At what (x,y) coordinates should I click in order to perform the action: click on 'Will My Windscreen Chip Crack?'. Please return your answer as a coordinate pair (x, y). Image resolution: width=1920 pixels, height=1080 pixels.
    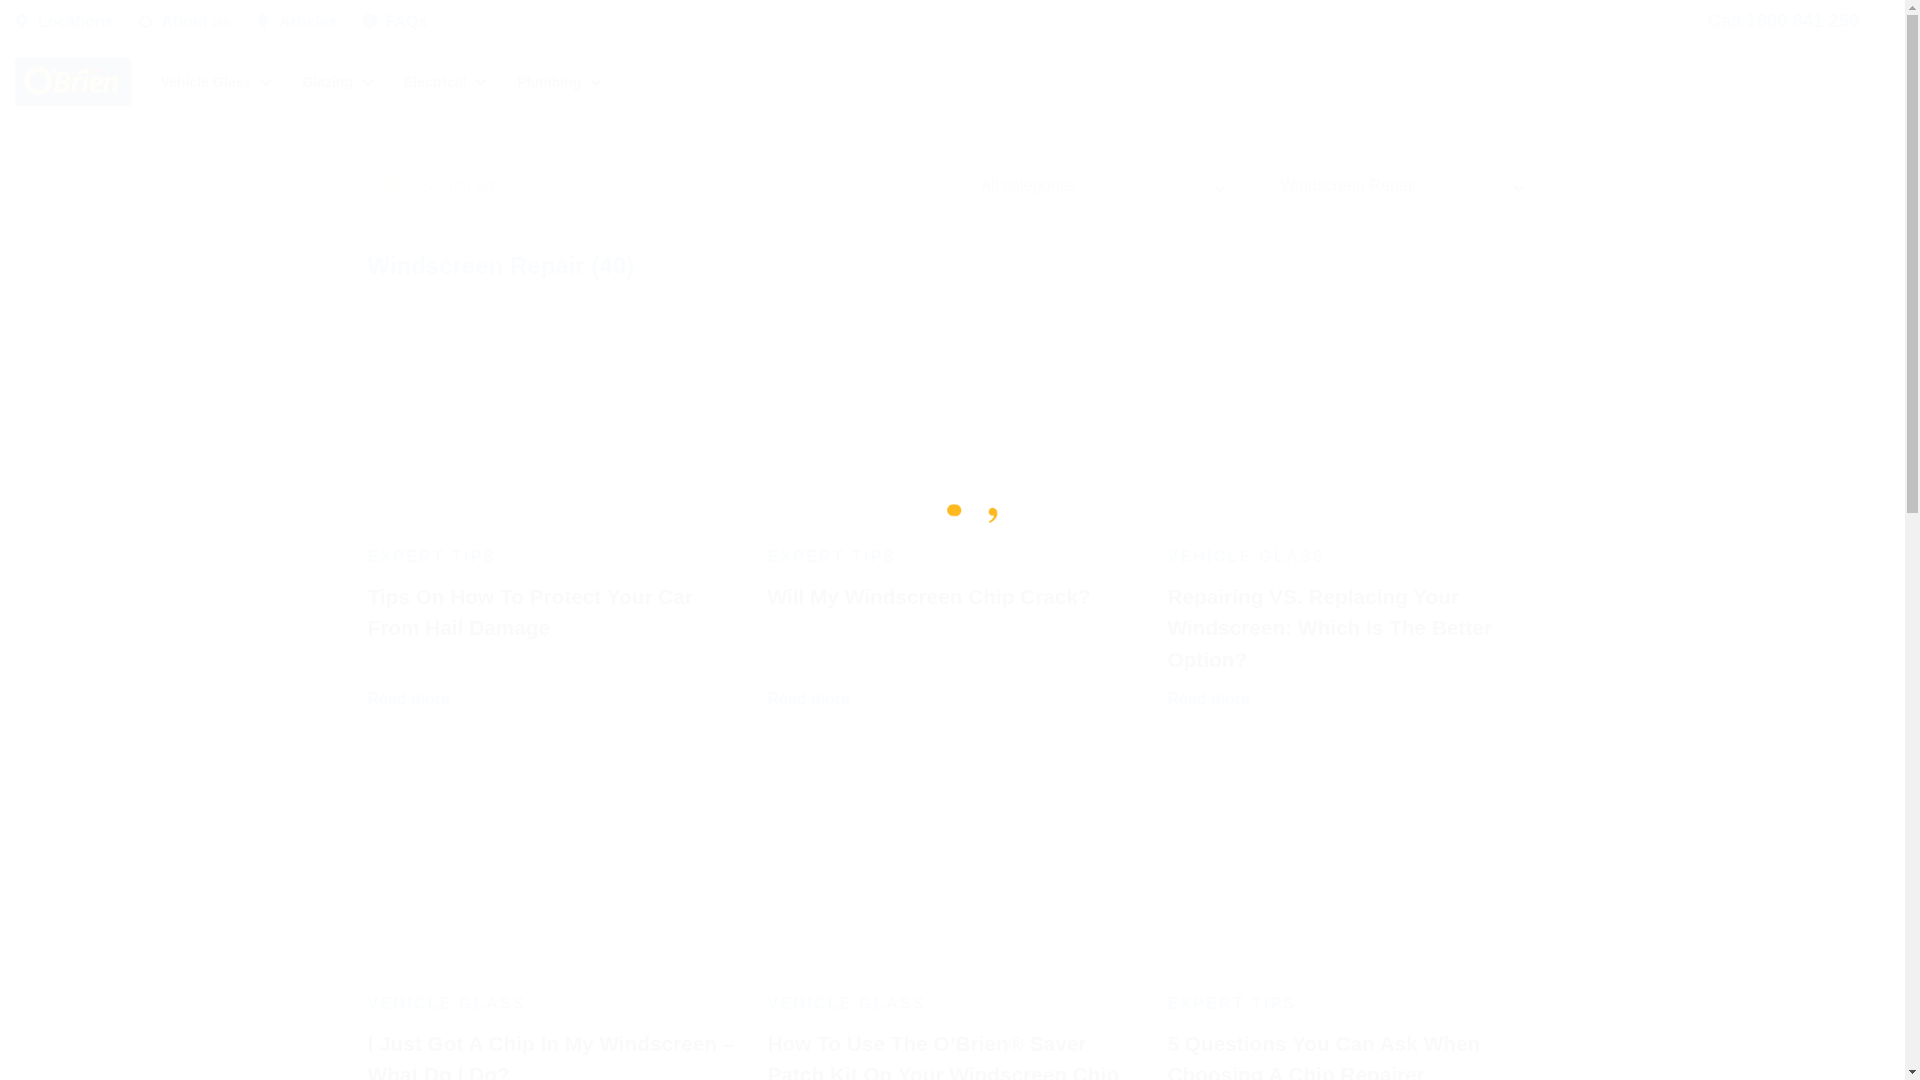
    Looking at the image, I should click on (927, 595).